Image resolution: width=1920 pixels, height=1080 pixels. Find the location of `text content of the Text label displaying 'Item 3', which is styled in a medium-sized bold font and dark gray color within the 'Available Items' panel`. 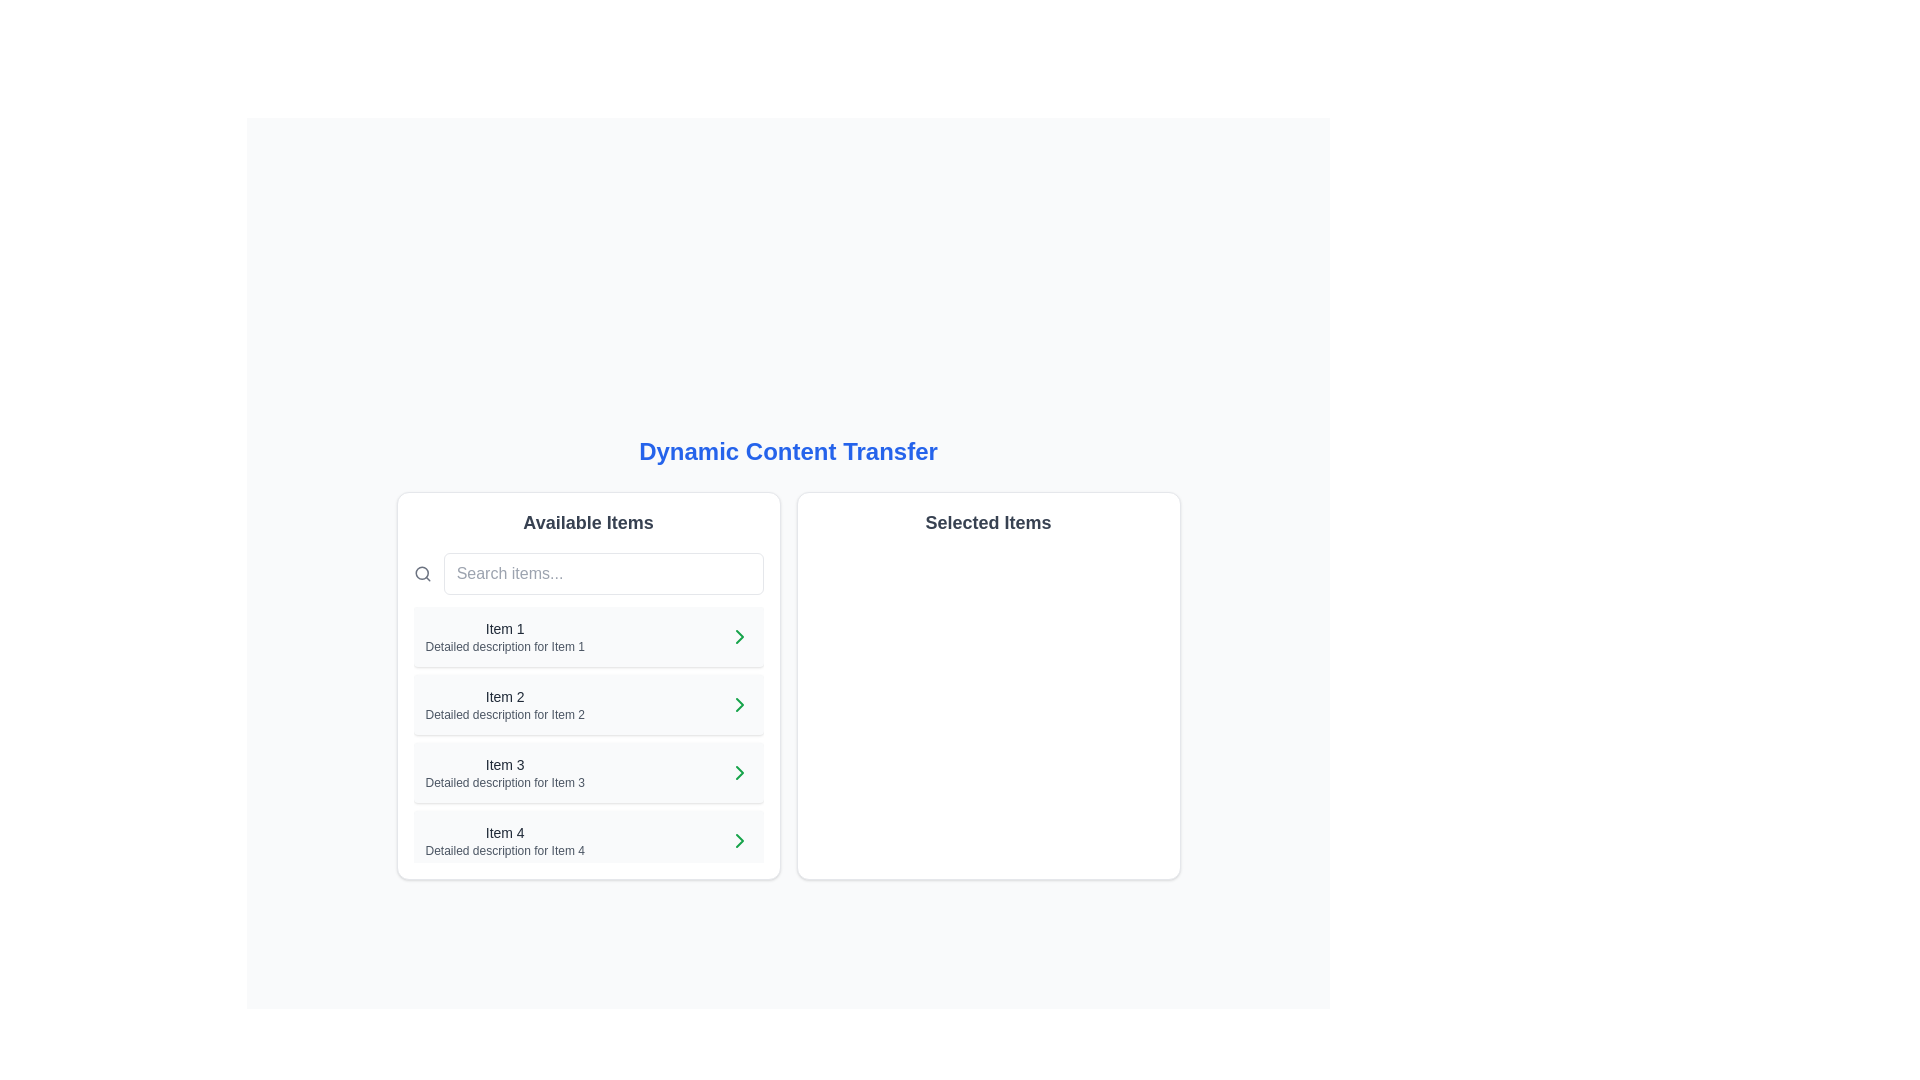

text content of the Text label displaying 'Item 3', which is styled in a medium-sized bold font and dark gray color within the 'Available Items' panel is located at coordinates (505, 764).